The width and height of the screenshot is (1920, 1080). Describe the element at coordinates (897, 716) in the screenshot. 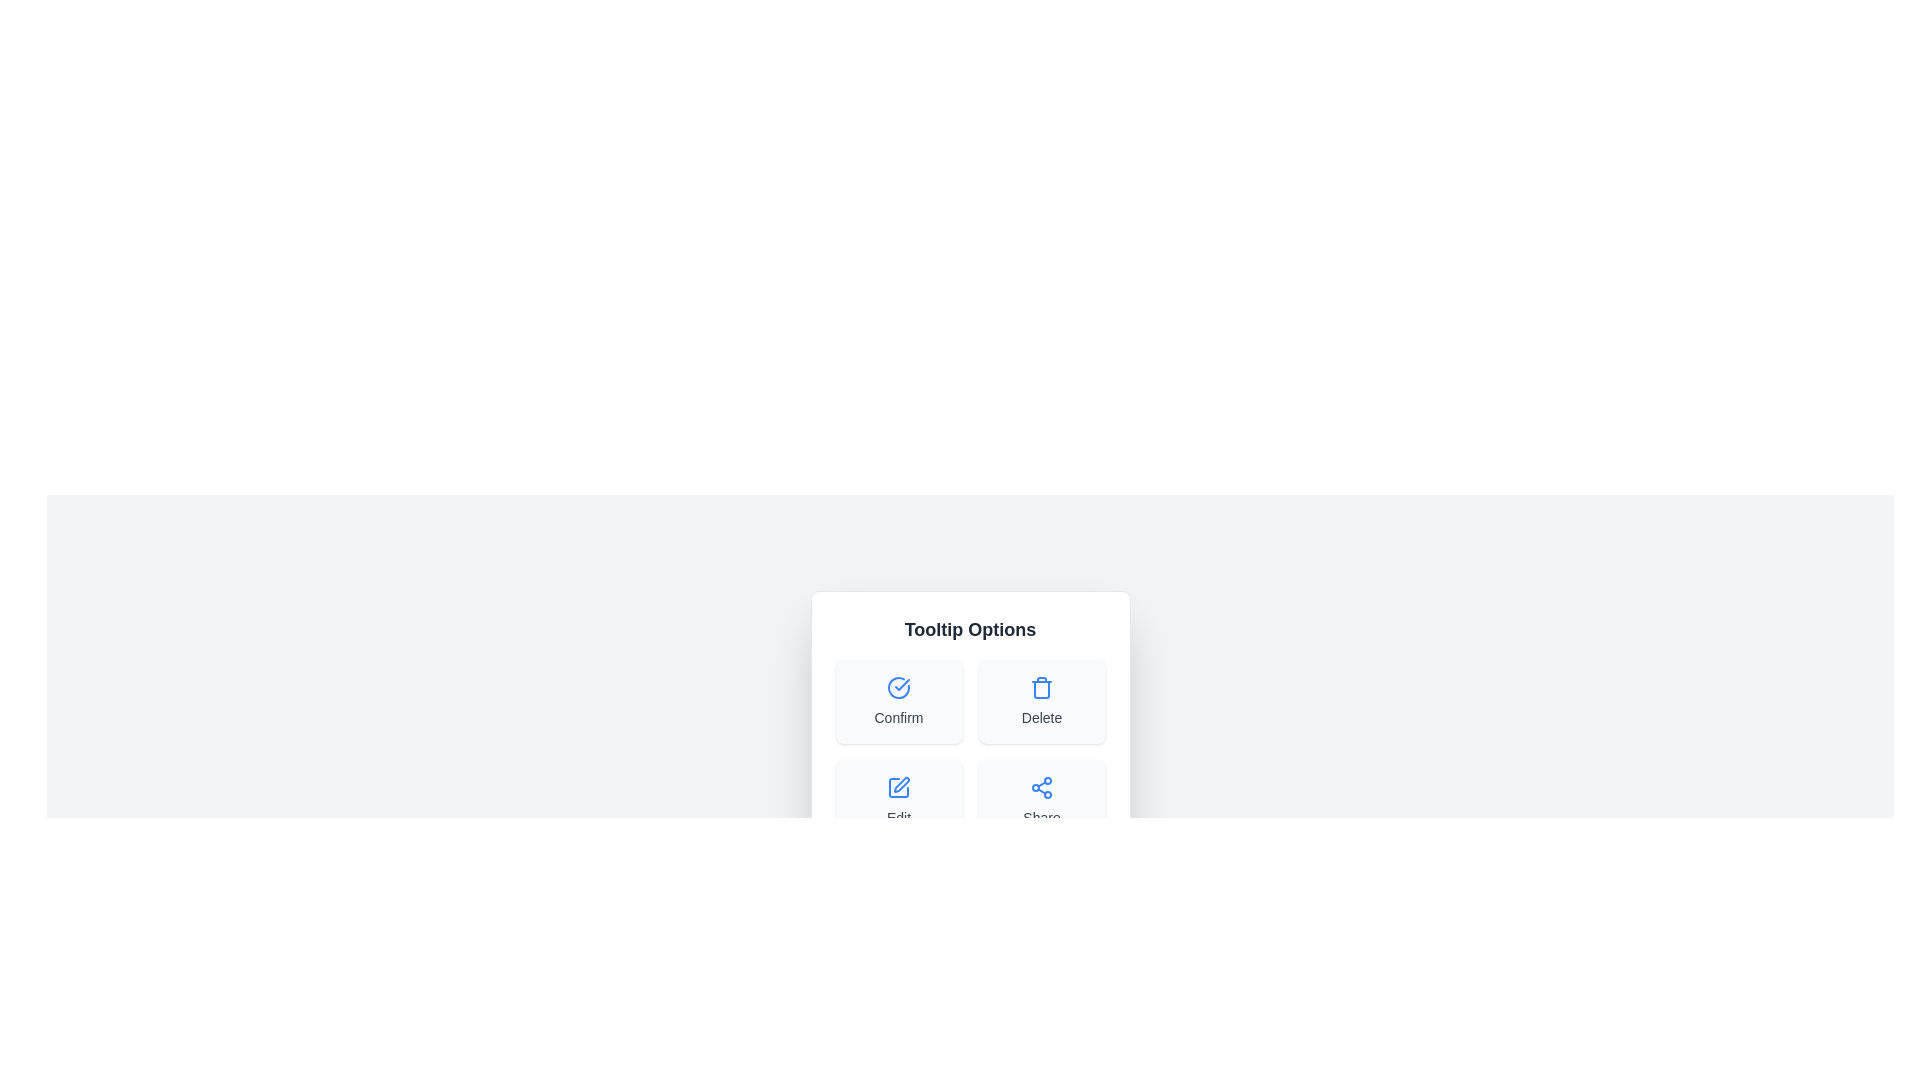

I see `the text label displaying 'Confirm', which is styled with a small font size and medium weighting, located centrally below a blue circular check mark icon in a tooltip-like modal` at that location.